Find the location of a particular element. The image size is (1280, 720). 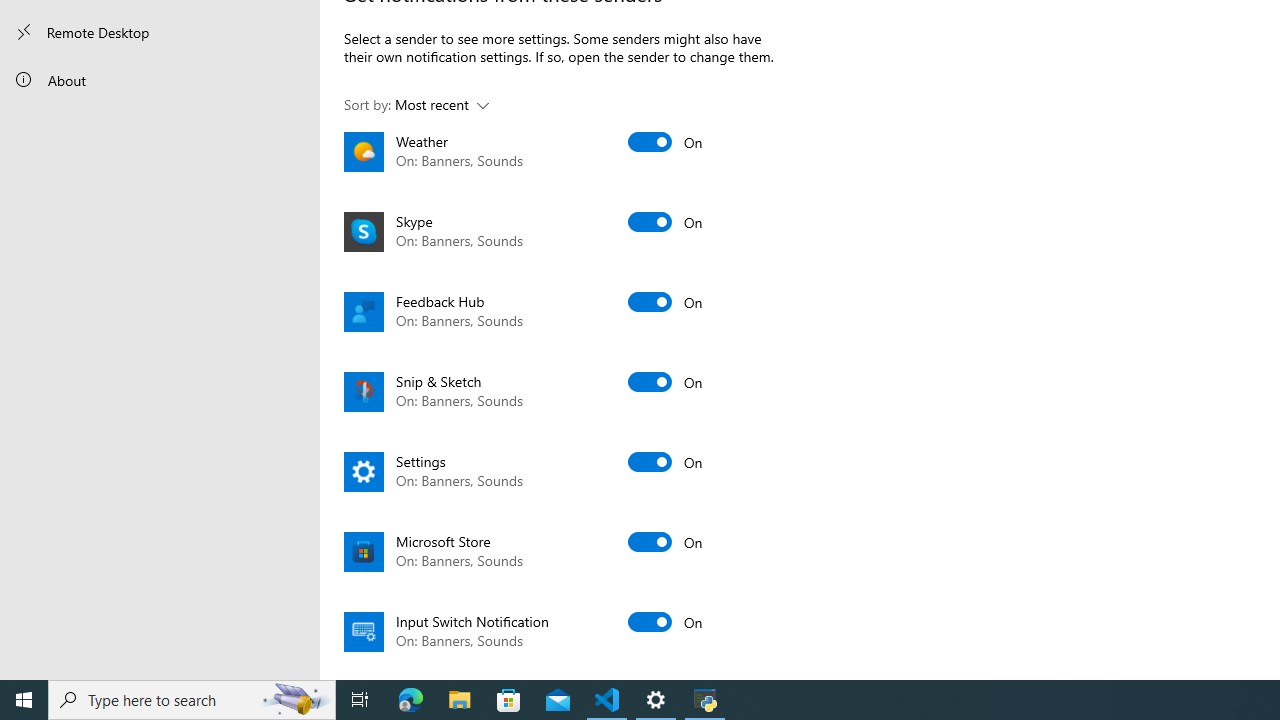

'File Explorer' is located at coordinates (459, 698).